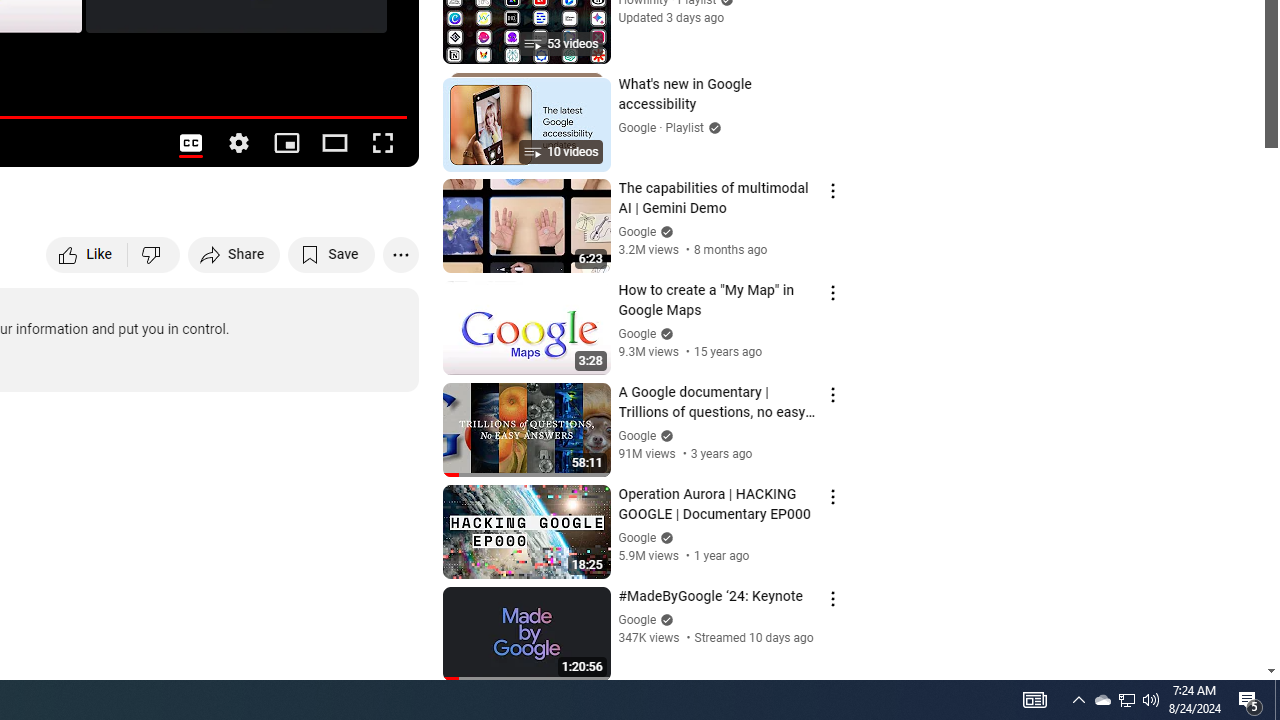 This screenshot has width=1280, height=720. Describe the element at coordinates (190, 141) in the screenshot. I see `'Subtitles/closed captions unavailable'` at that location.